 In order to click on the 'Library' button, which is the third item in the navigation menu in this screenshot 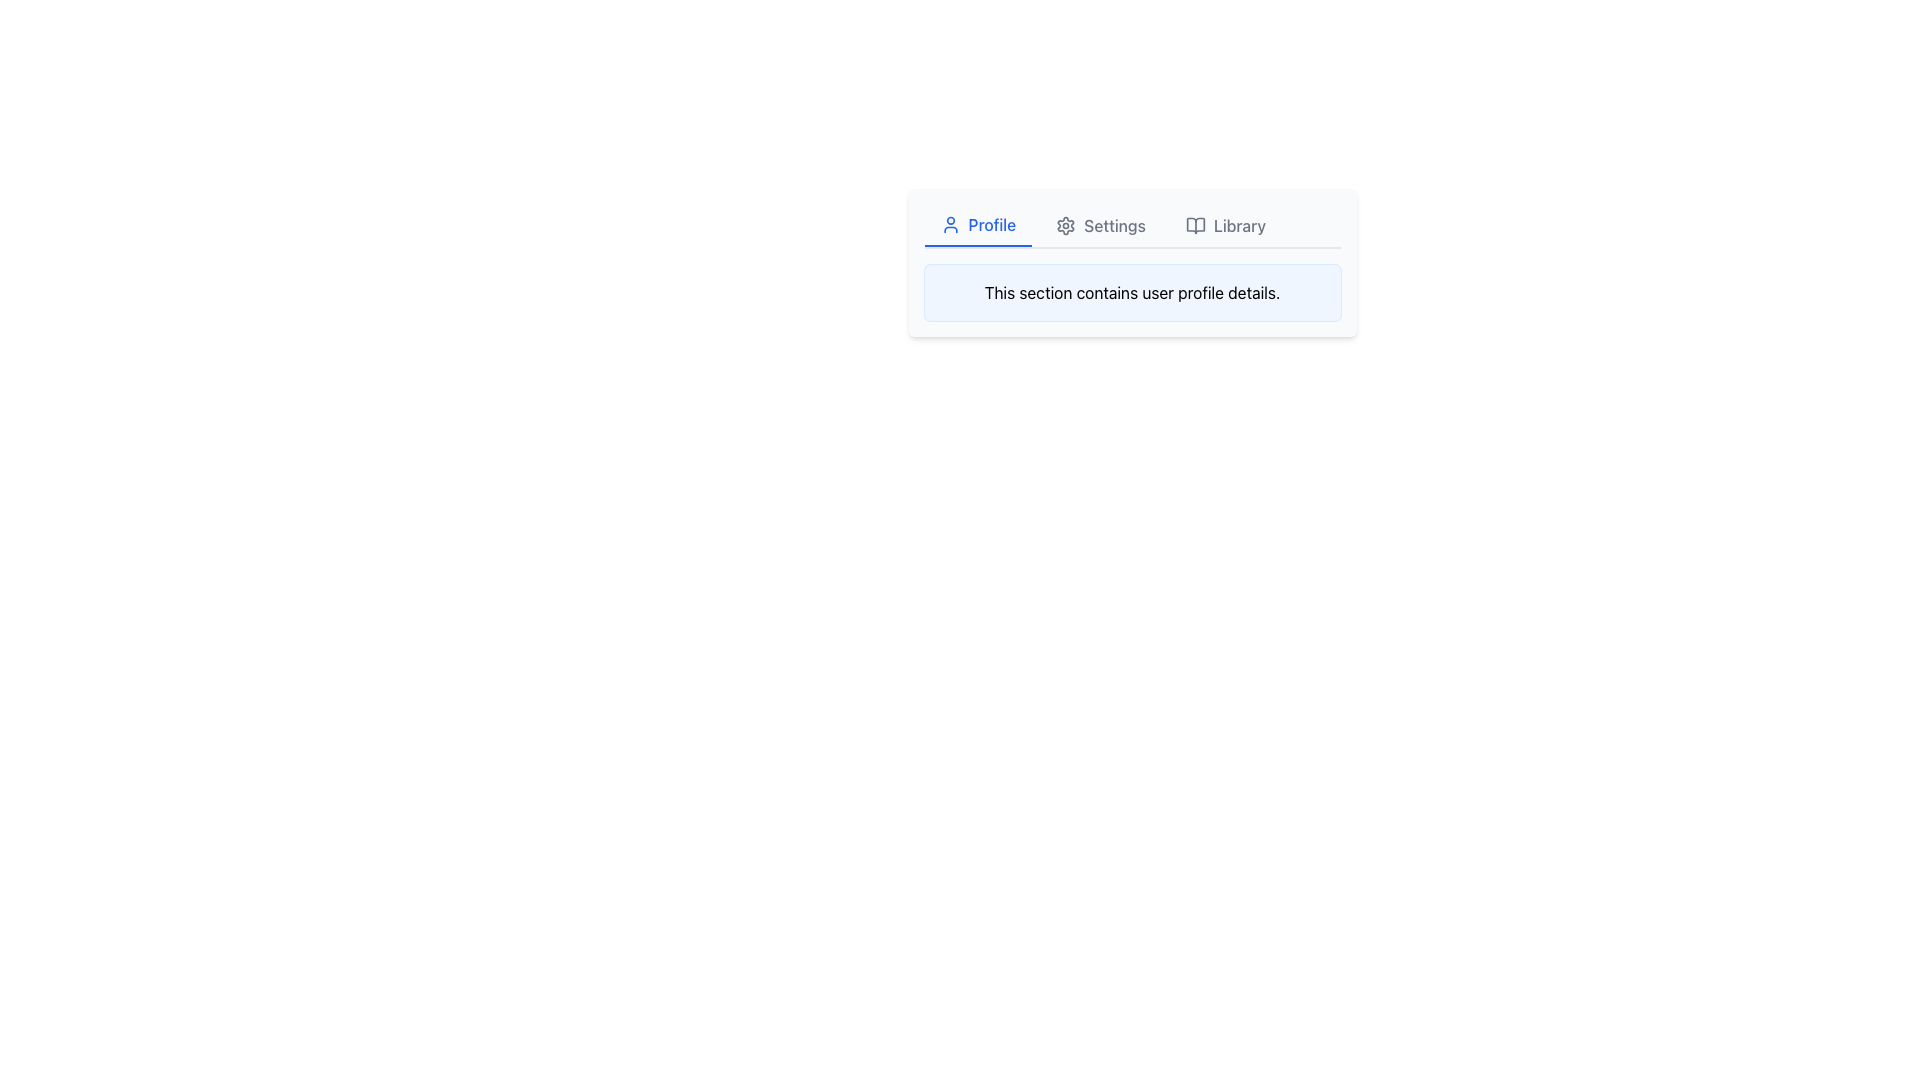, I will do `click(1224, 225)`.